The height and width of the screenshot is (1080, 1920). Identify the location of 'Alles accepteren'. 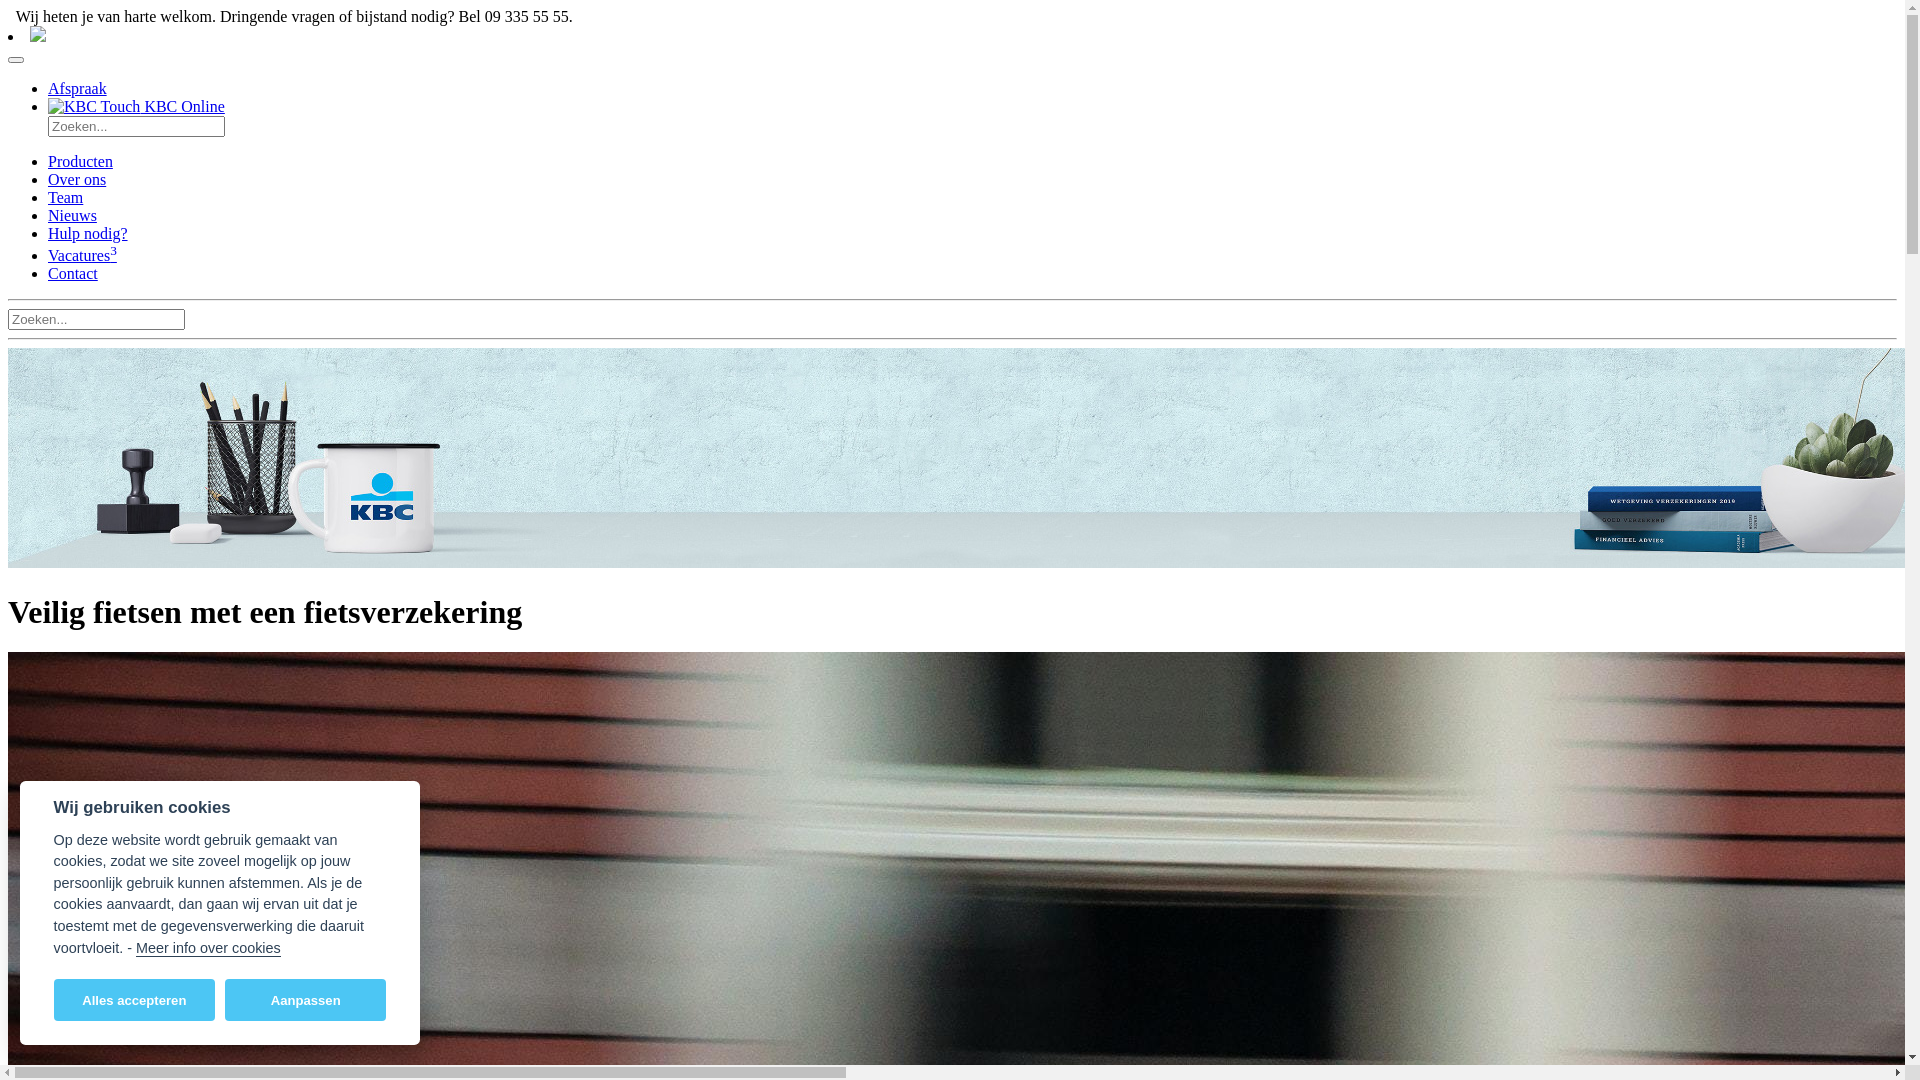
(53, 999).